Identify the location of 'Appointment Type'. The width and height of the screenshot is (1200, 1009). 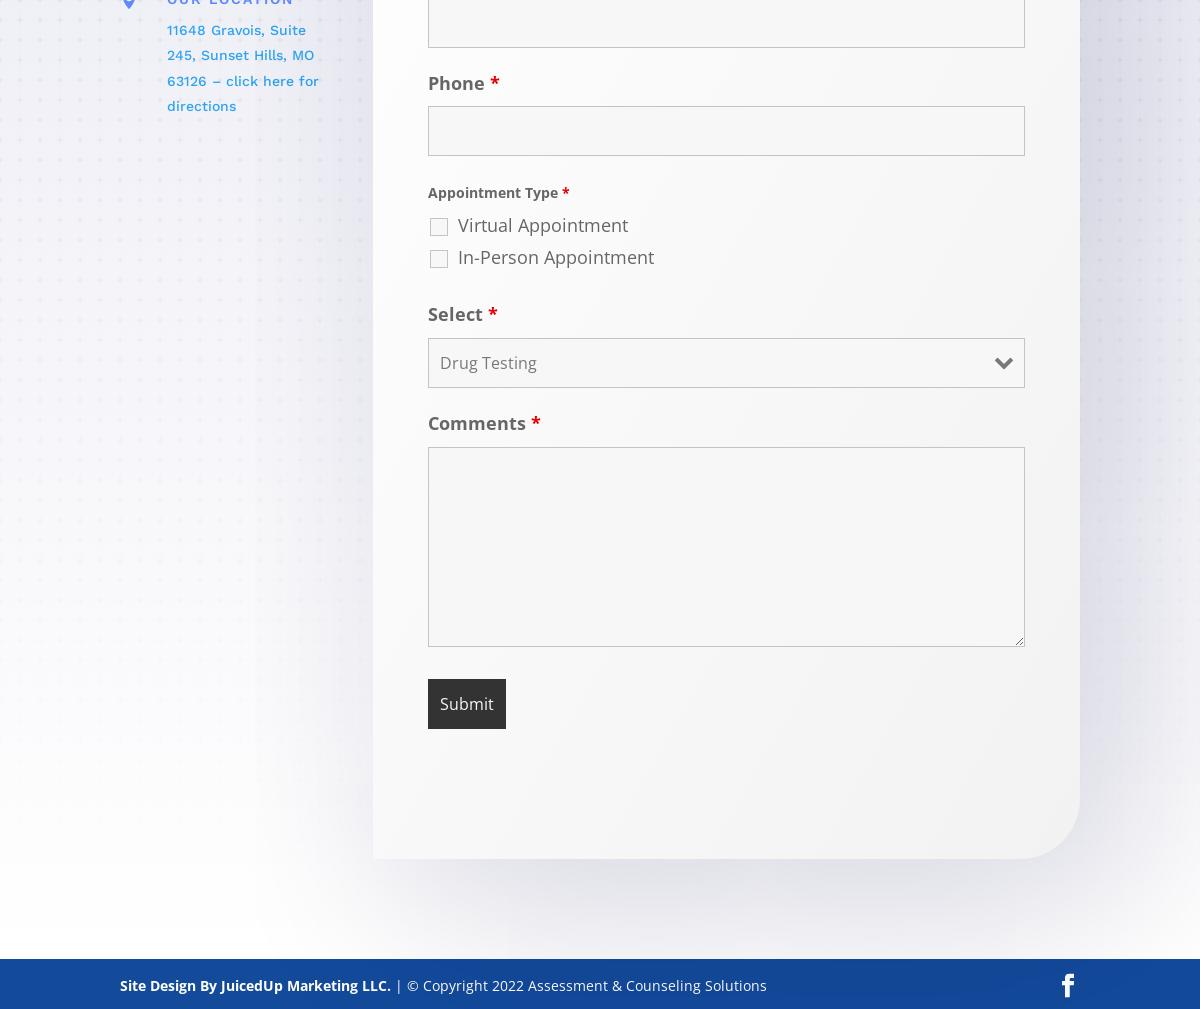
(494, 191).